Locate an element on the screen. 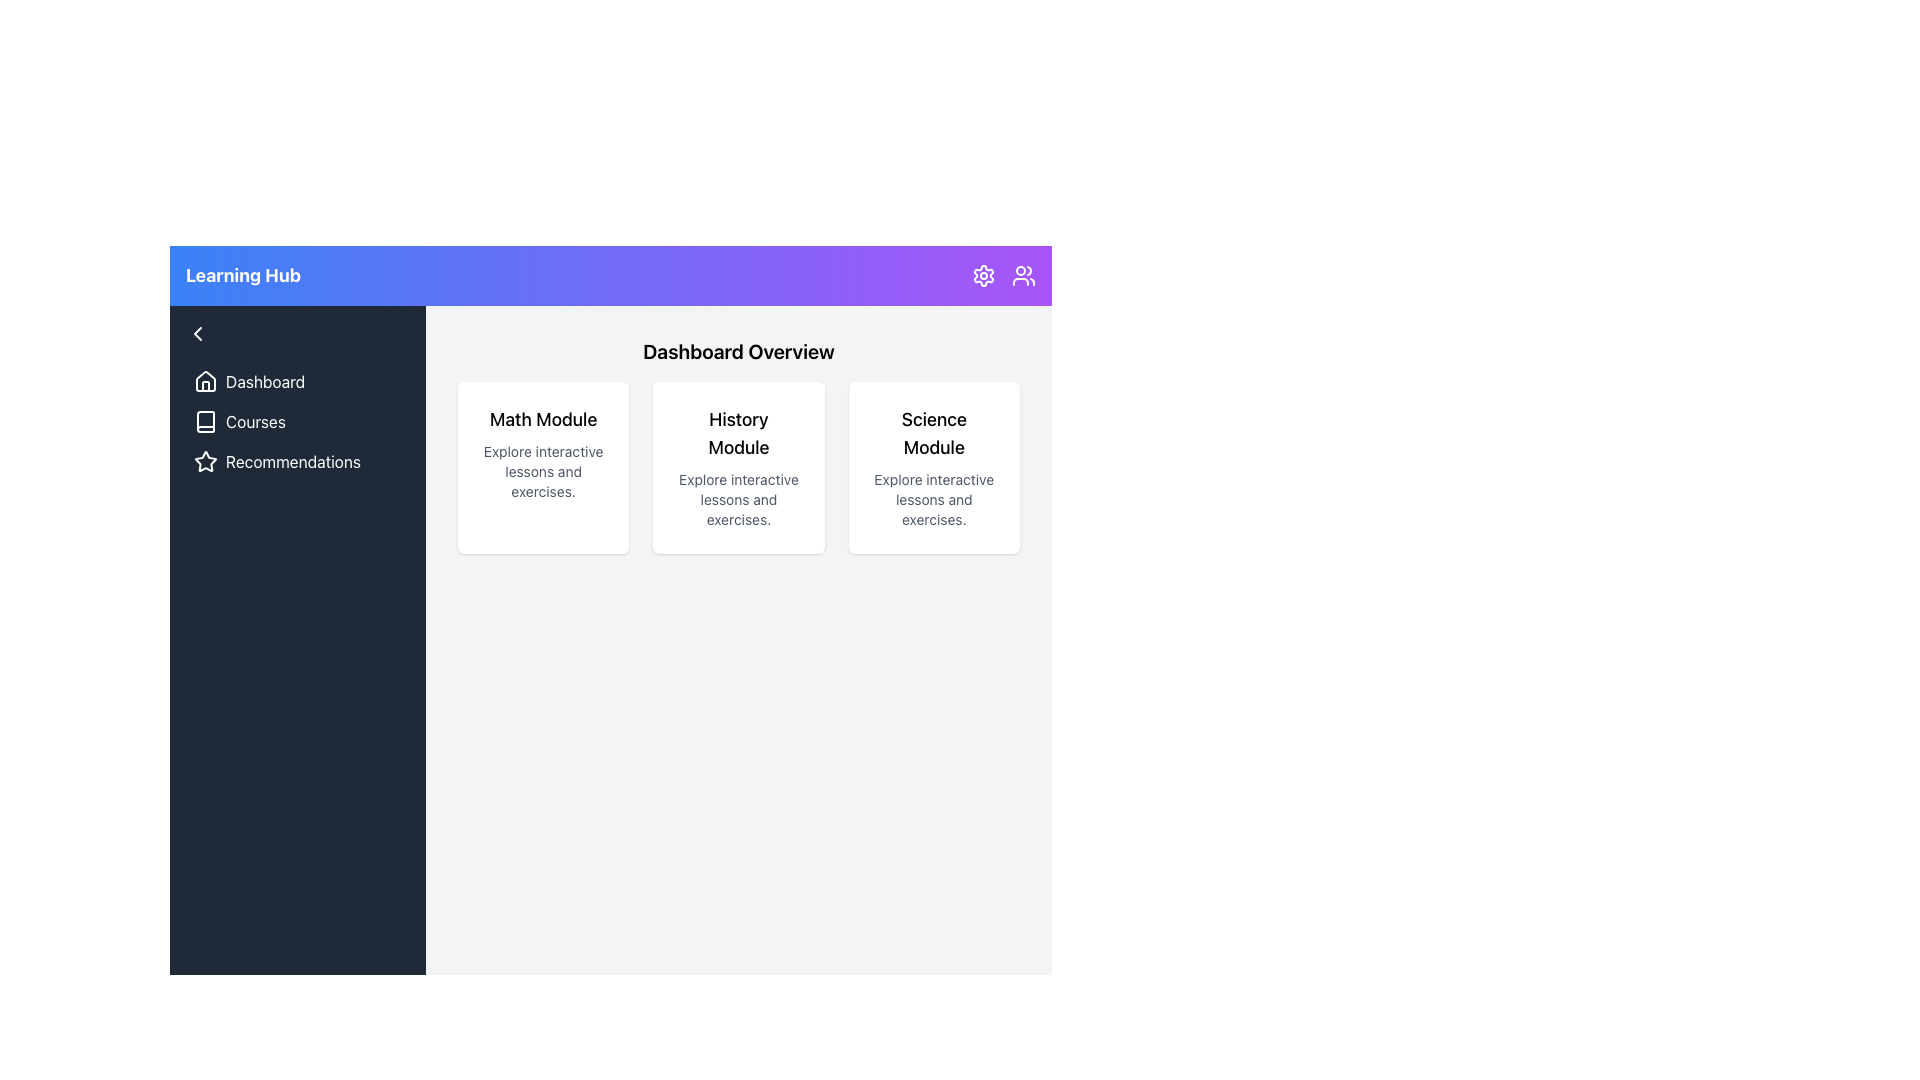 The image size is (1920, 1080). the user icon located in the top right corner of the header bar is located at coordinates (1003, 276).